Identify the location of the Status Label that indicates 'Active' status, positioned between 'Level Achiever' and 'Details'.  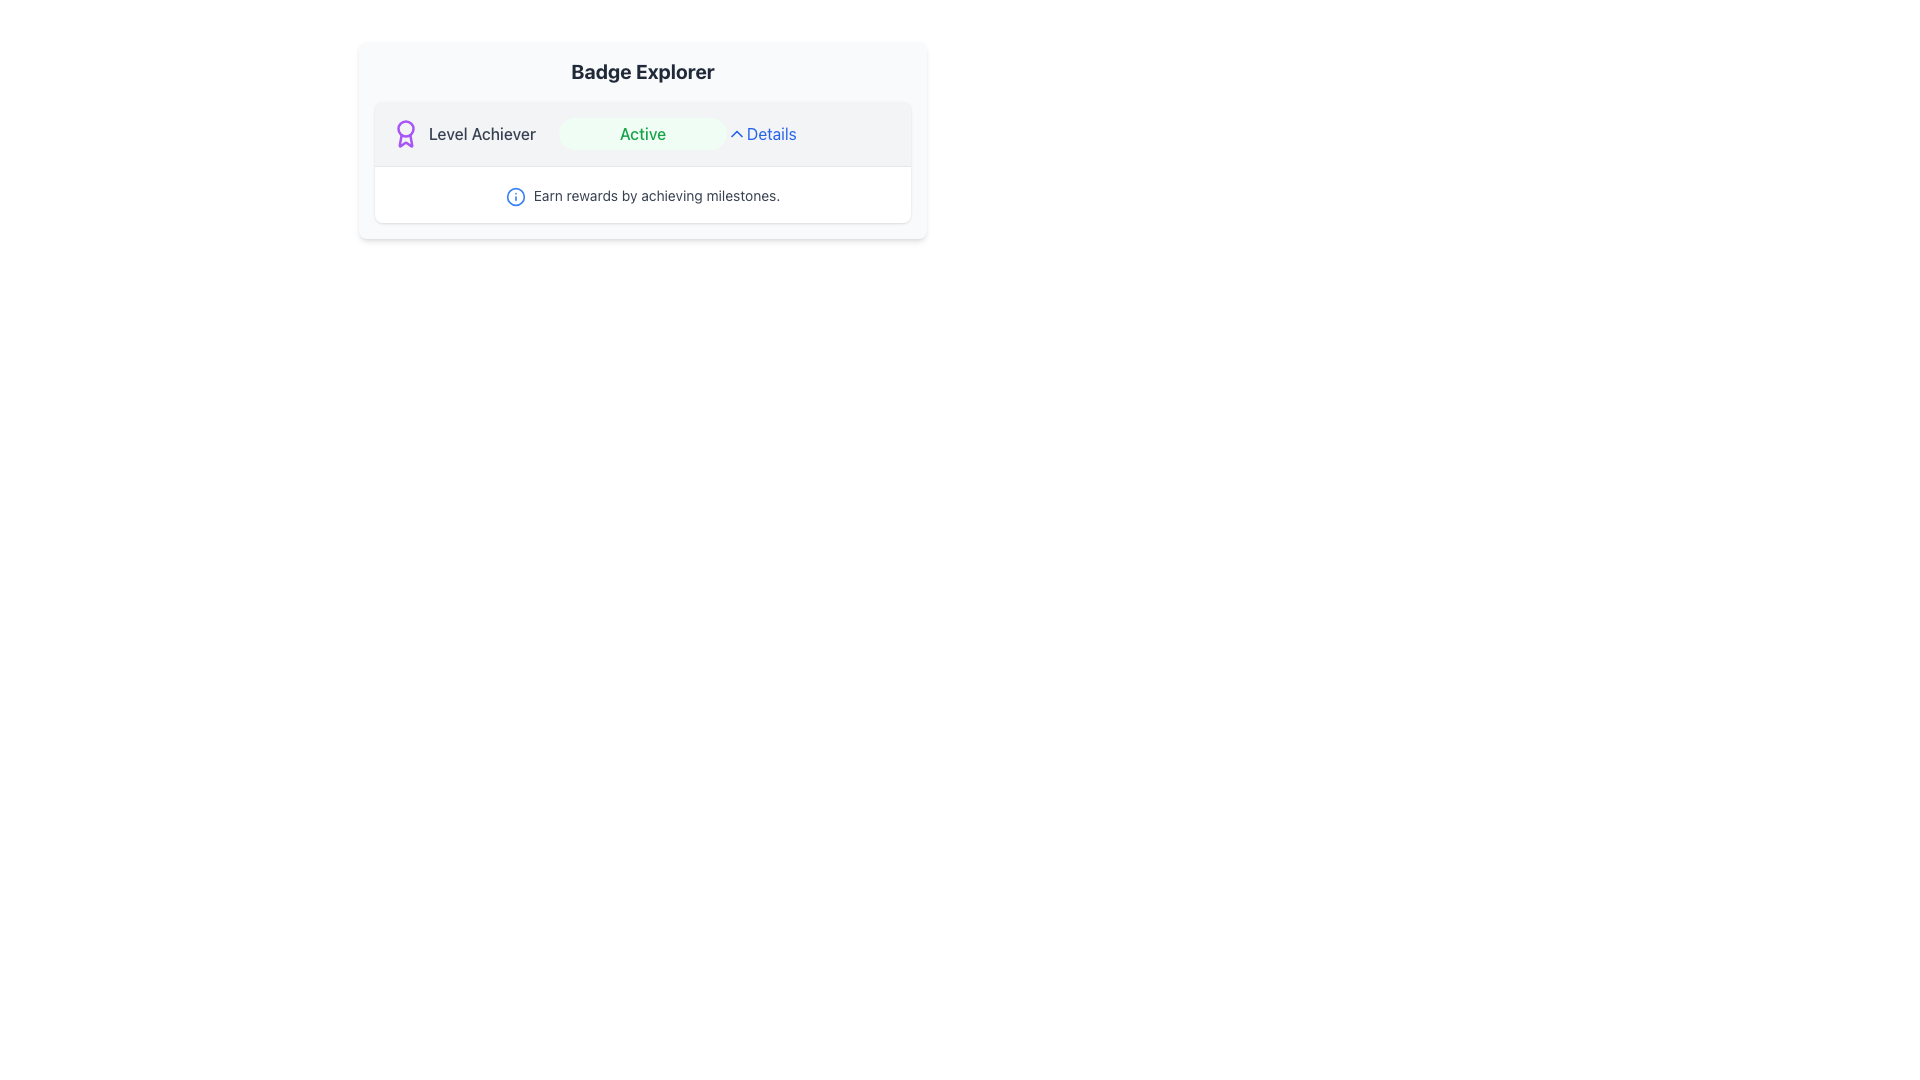
(643, 134).